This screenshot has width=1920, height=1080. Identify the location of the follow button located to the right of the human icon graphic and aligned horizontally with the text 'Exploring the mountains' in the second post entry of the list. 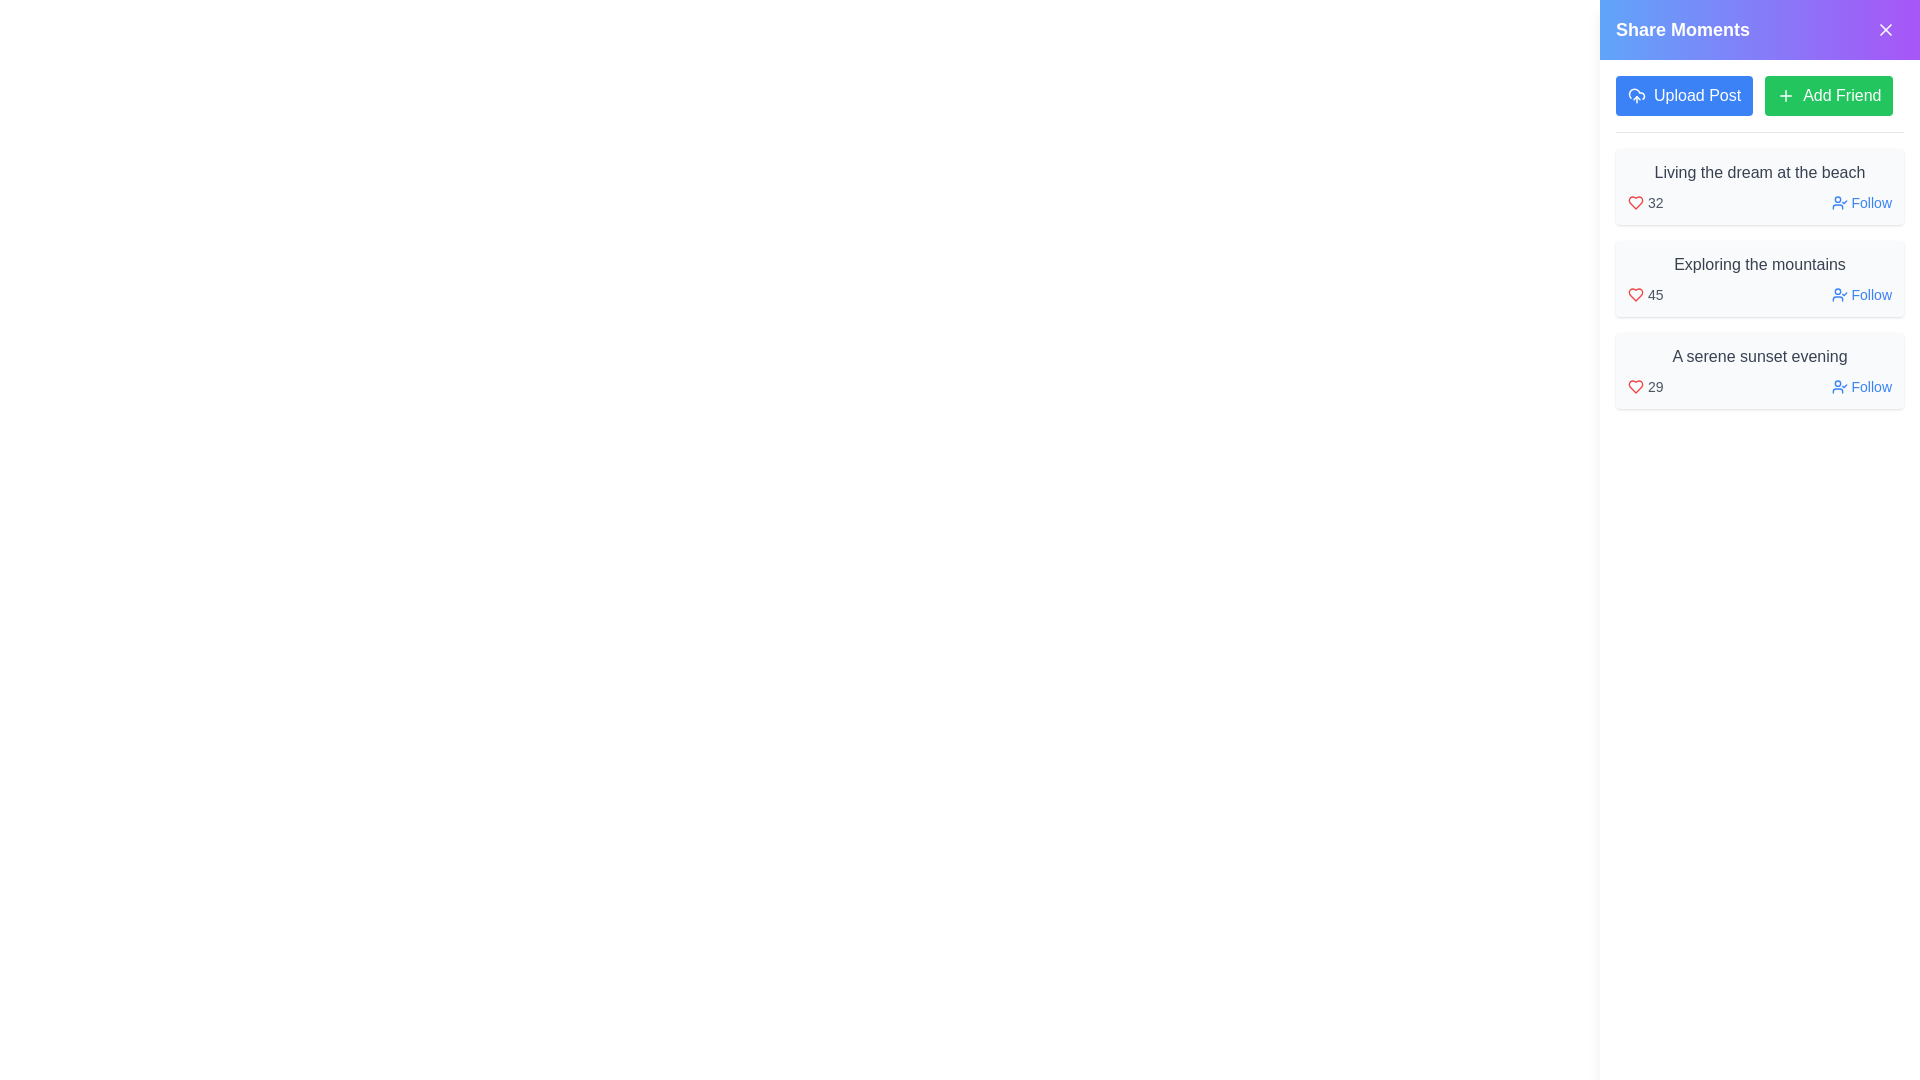
(1870, 294).